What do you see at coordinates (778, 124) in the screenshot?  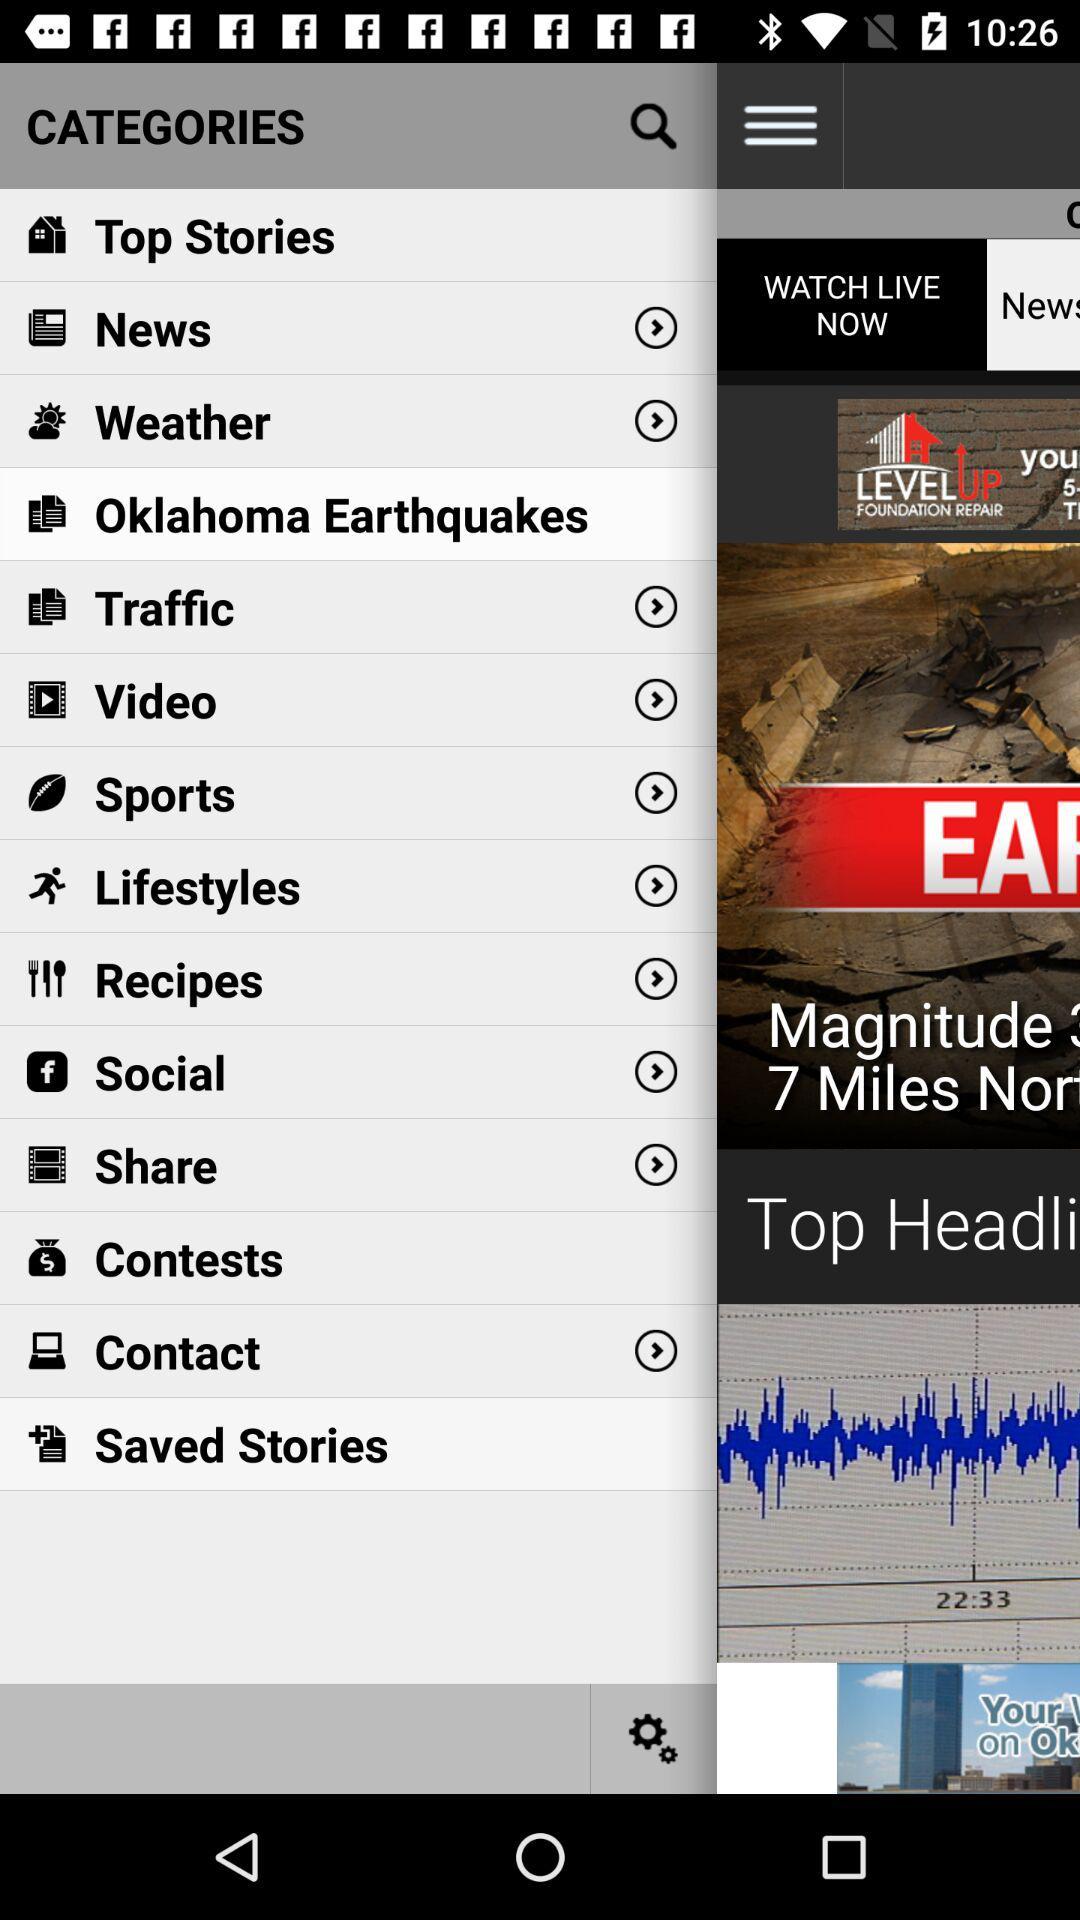 I see `settings` at bounding box center [778, 124].